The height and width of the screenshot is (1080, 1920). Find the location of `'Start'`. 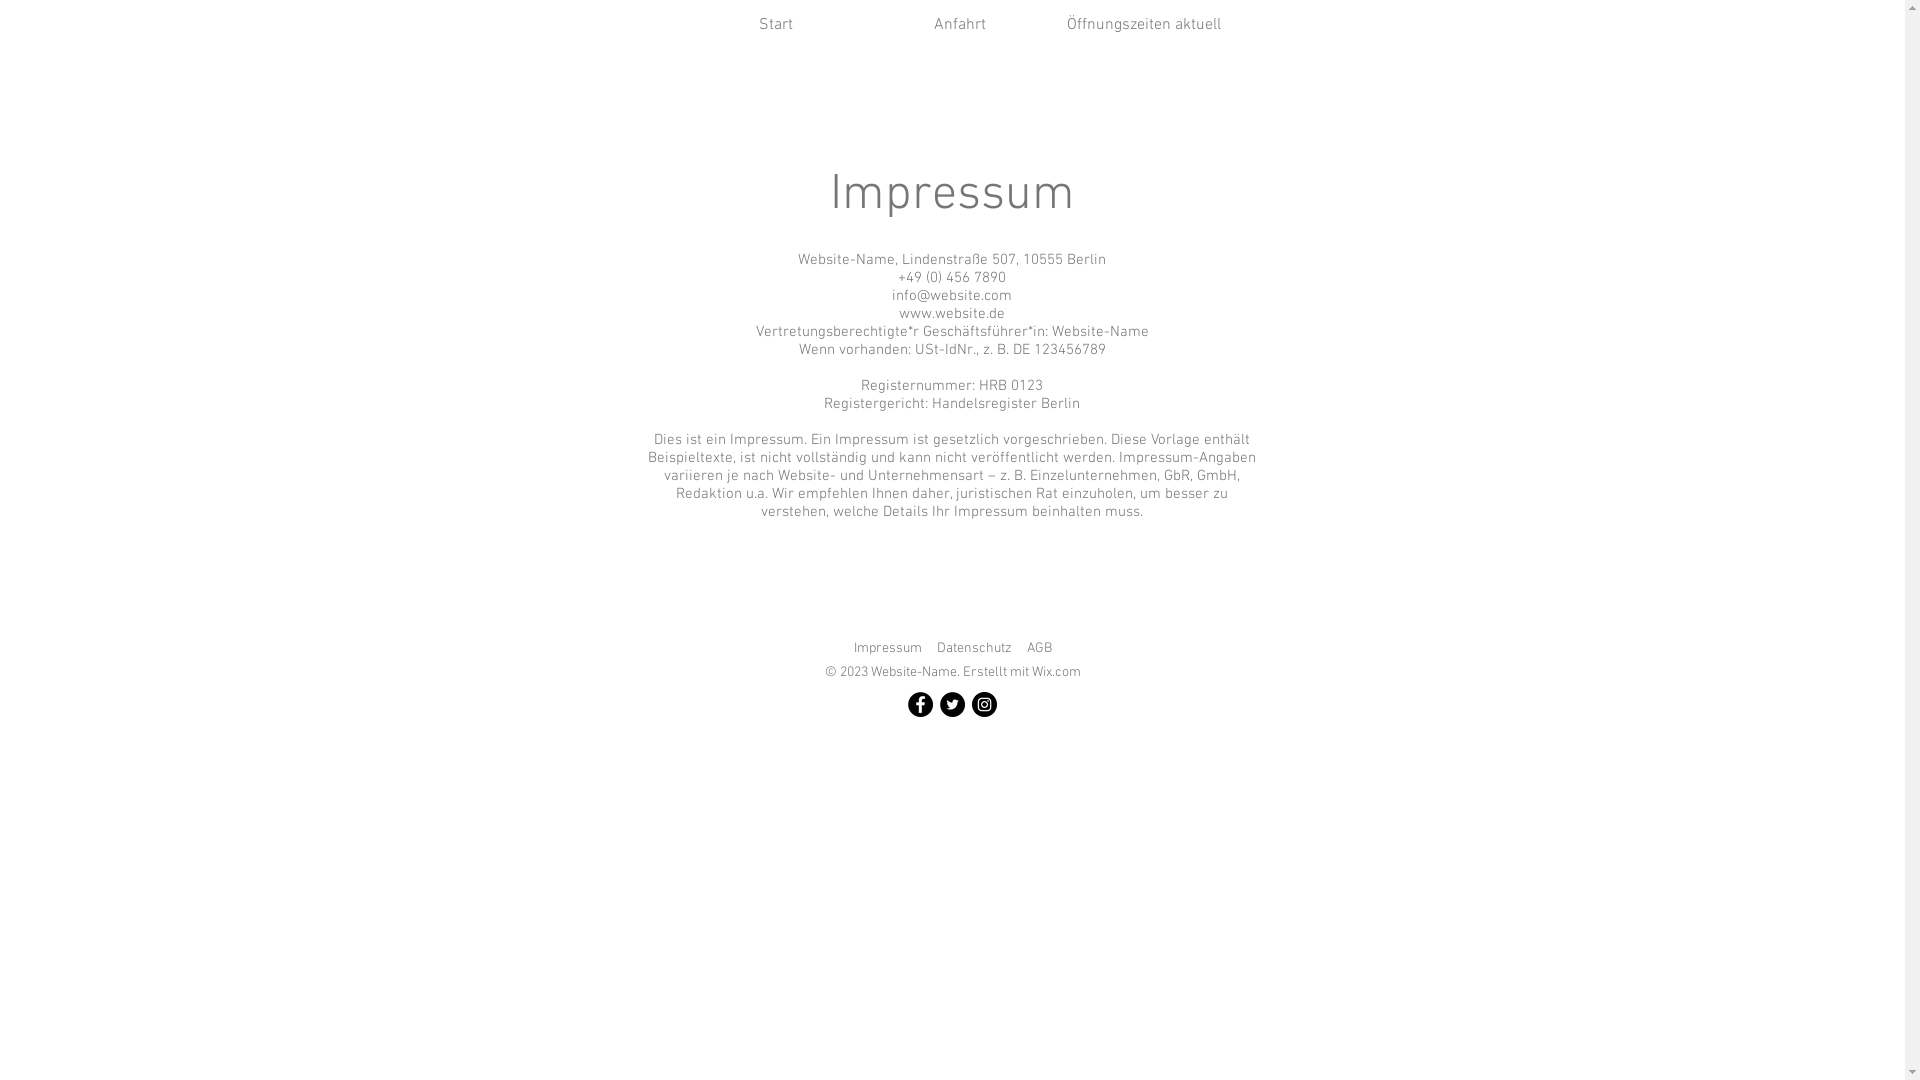

'Start' is located at coordinates (775, 25).